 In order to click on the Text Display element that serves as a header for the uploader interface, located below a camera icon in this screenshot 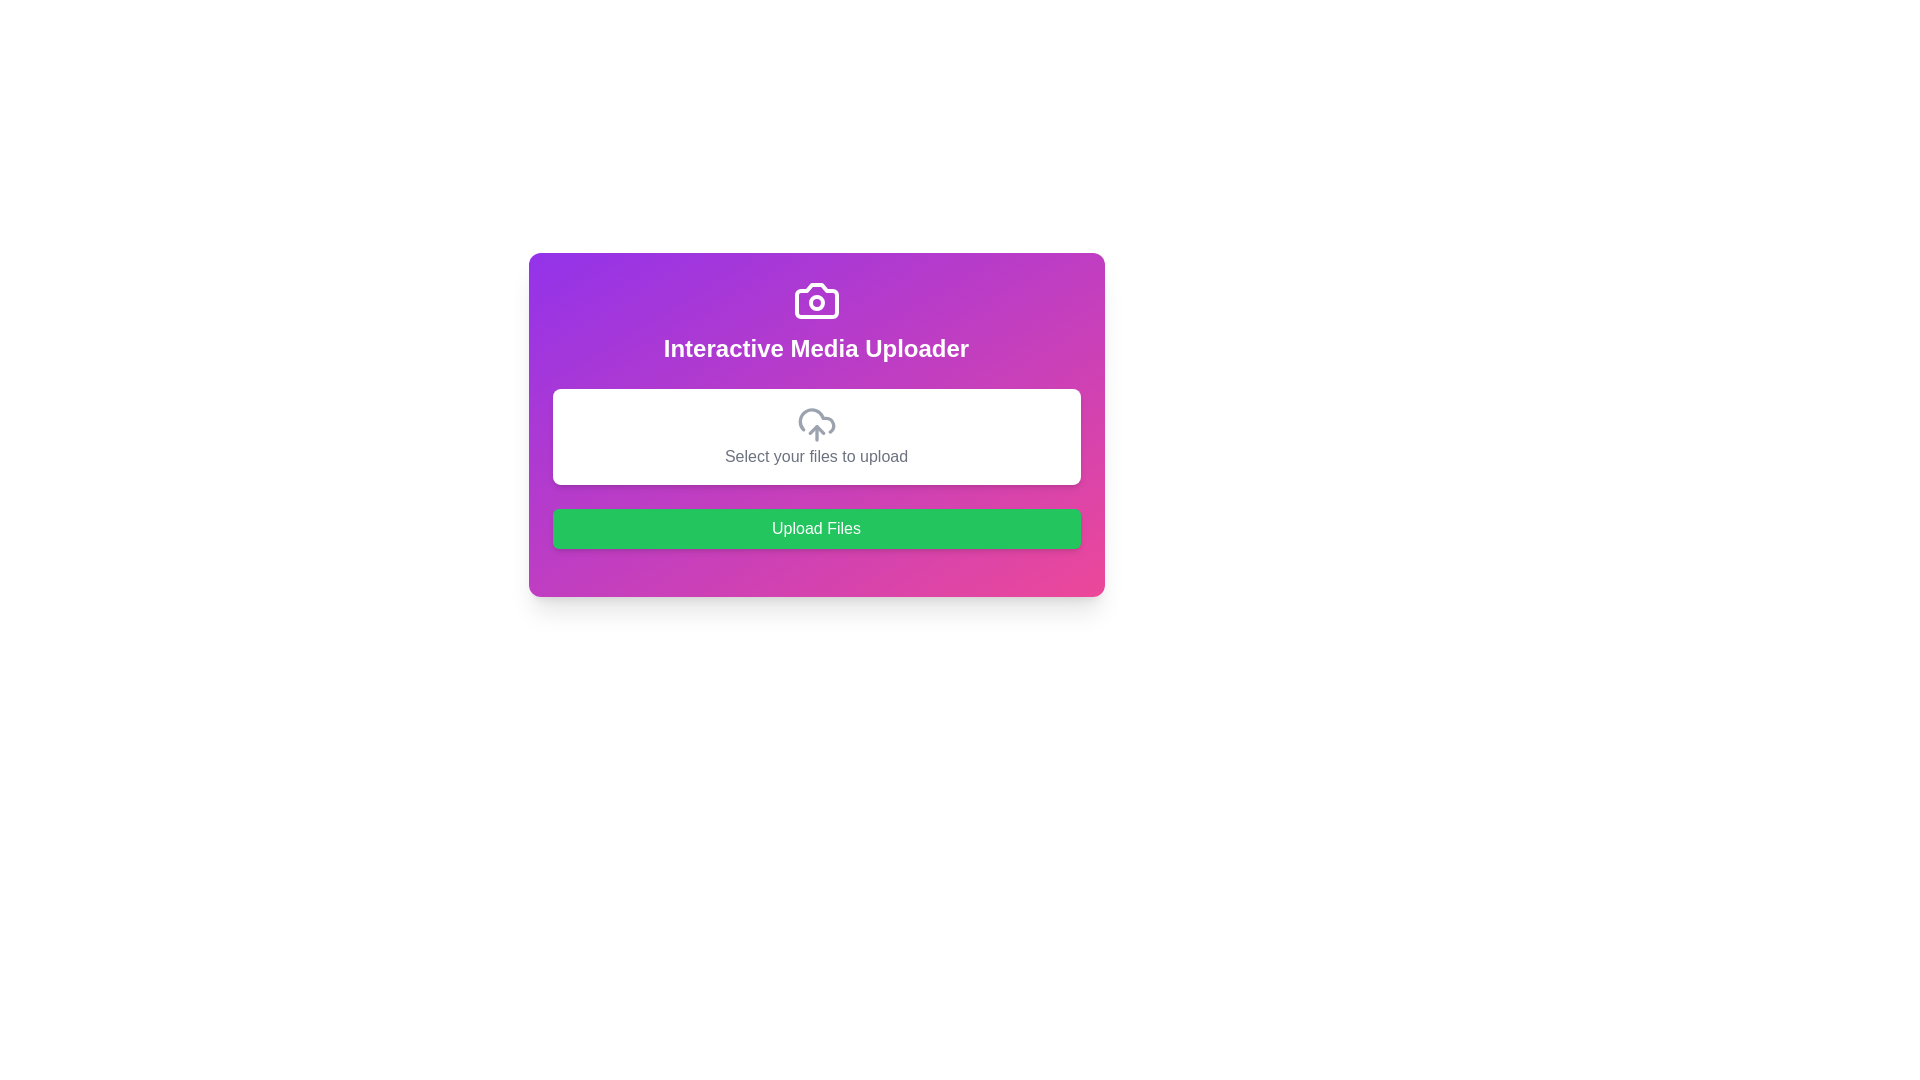, I will do `click(816, 347)`.